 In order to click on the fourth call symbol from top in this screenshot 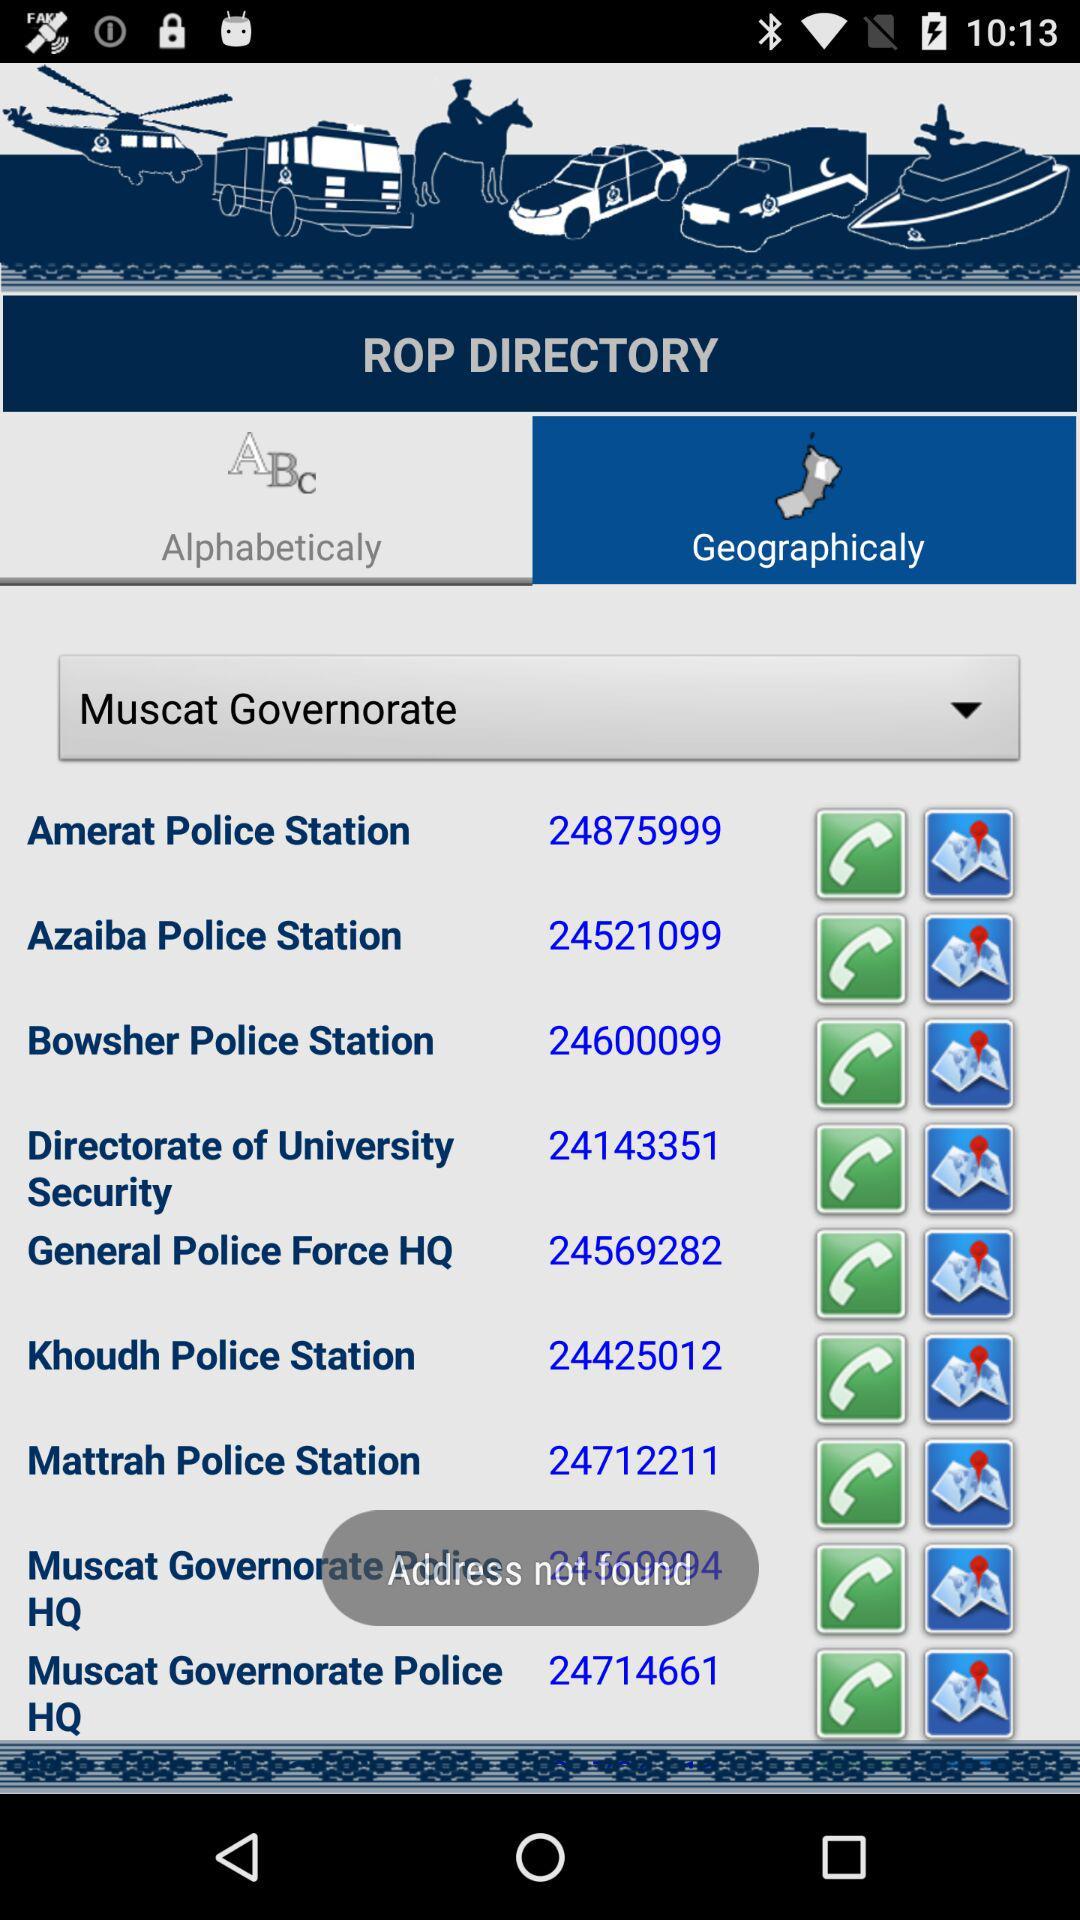, I will do `click(859, 1170)`.